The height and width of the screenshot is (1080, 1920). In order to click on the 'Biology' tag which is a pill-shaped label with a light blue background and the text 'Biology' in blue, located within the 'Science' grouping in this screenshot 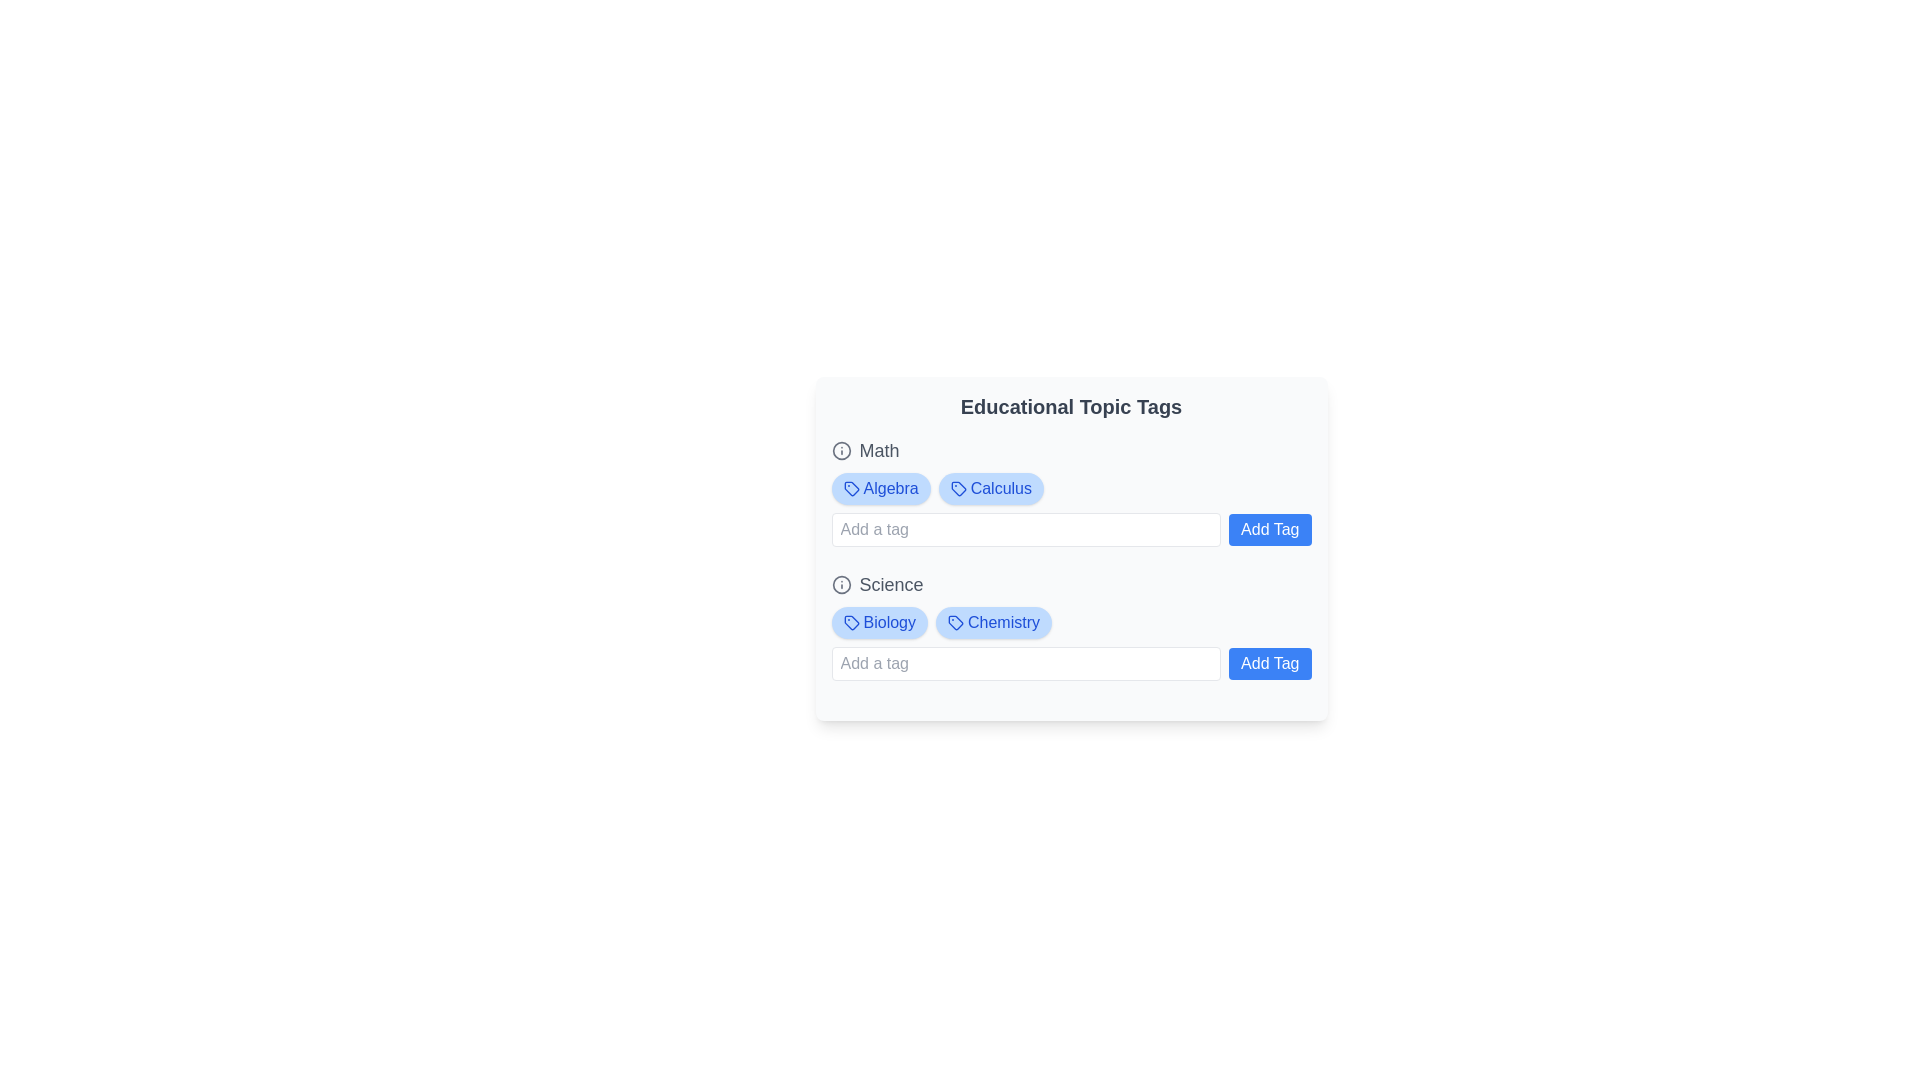, I will do `click(879, 622)`.